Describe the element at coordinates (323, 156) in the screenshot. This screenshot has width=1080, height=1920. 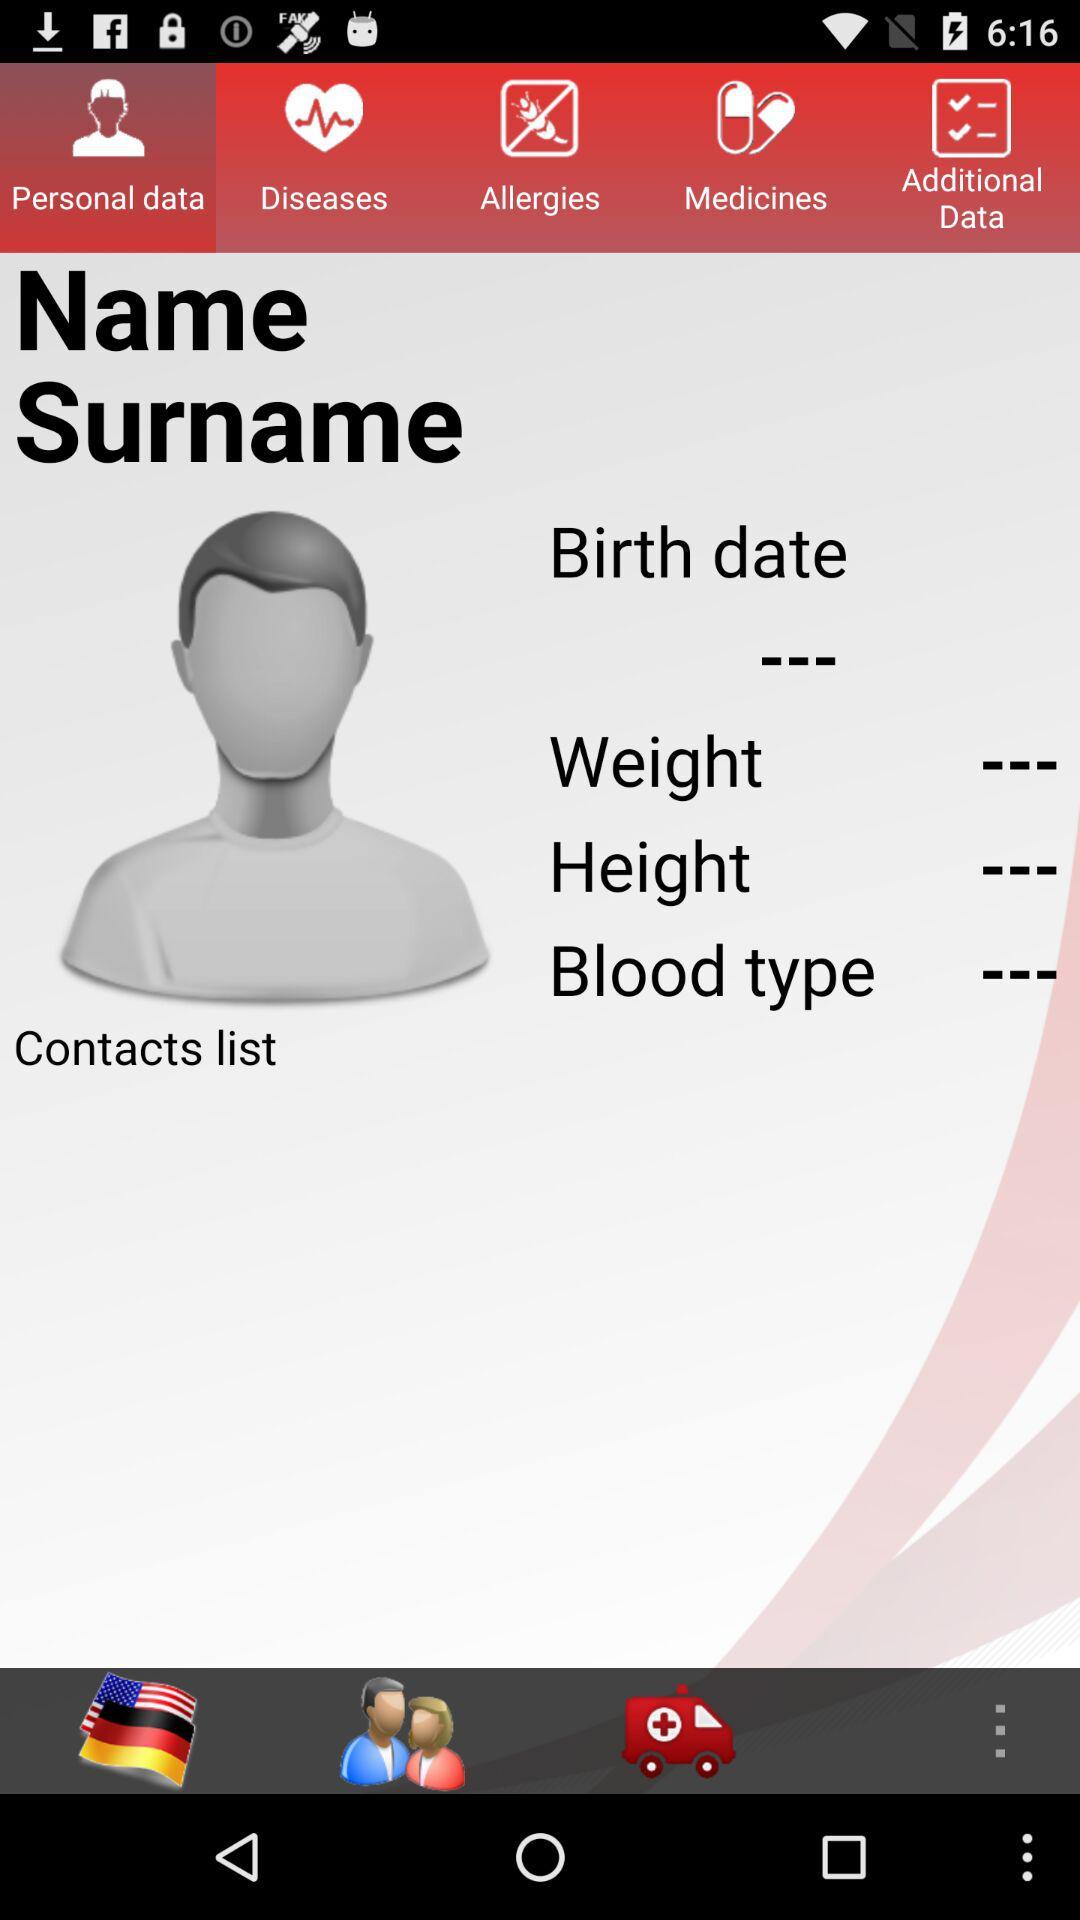
I see `diseases` at that location.